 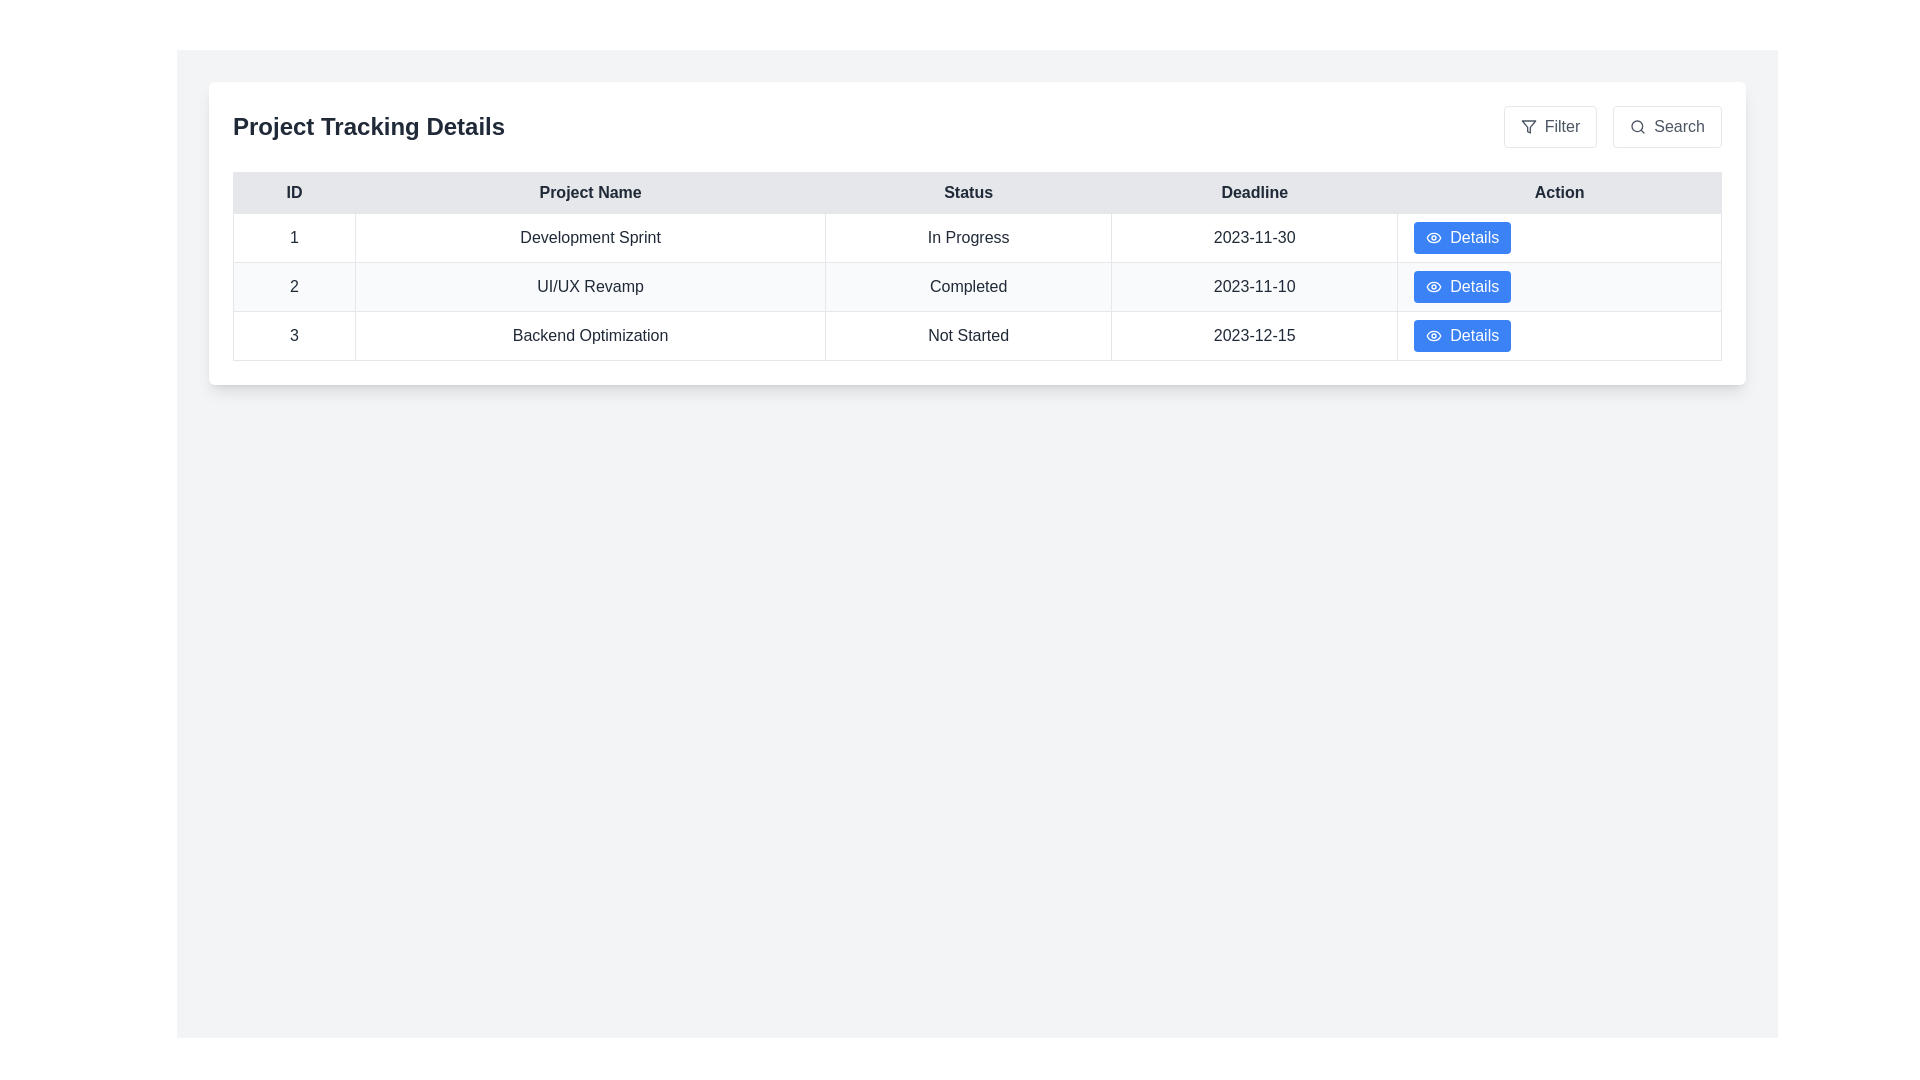 What do you see at coordinates (1433, 286) in the screenshot?
I see `the eye-shaped icon with a blue background and white details, which is part of the 'Details' button in the second row of the table` at bounding box center [1433, 286].